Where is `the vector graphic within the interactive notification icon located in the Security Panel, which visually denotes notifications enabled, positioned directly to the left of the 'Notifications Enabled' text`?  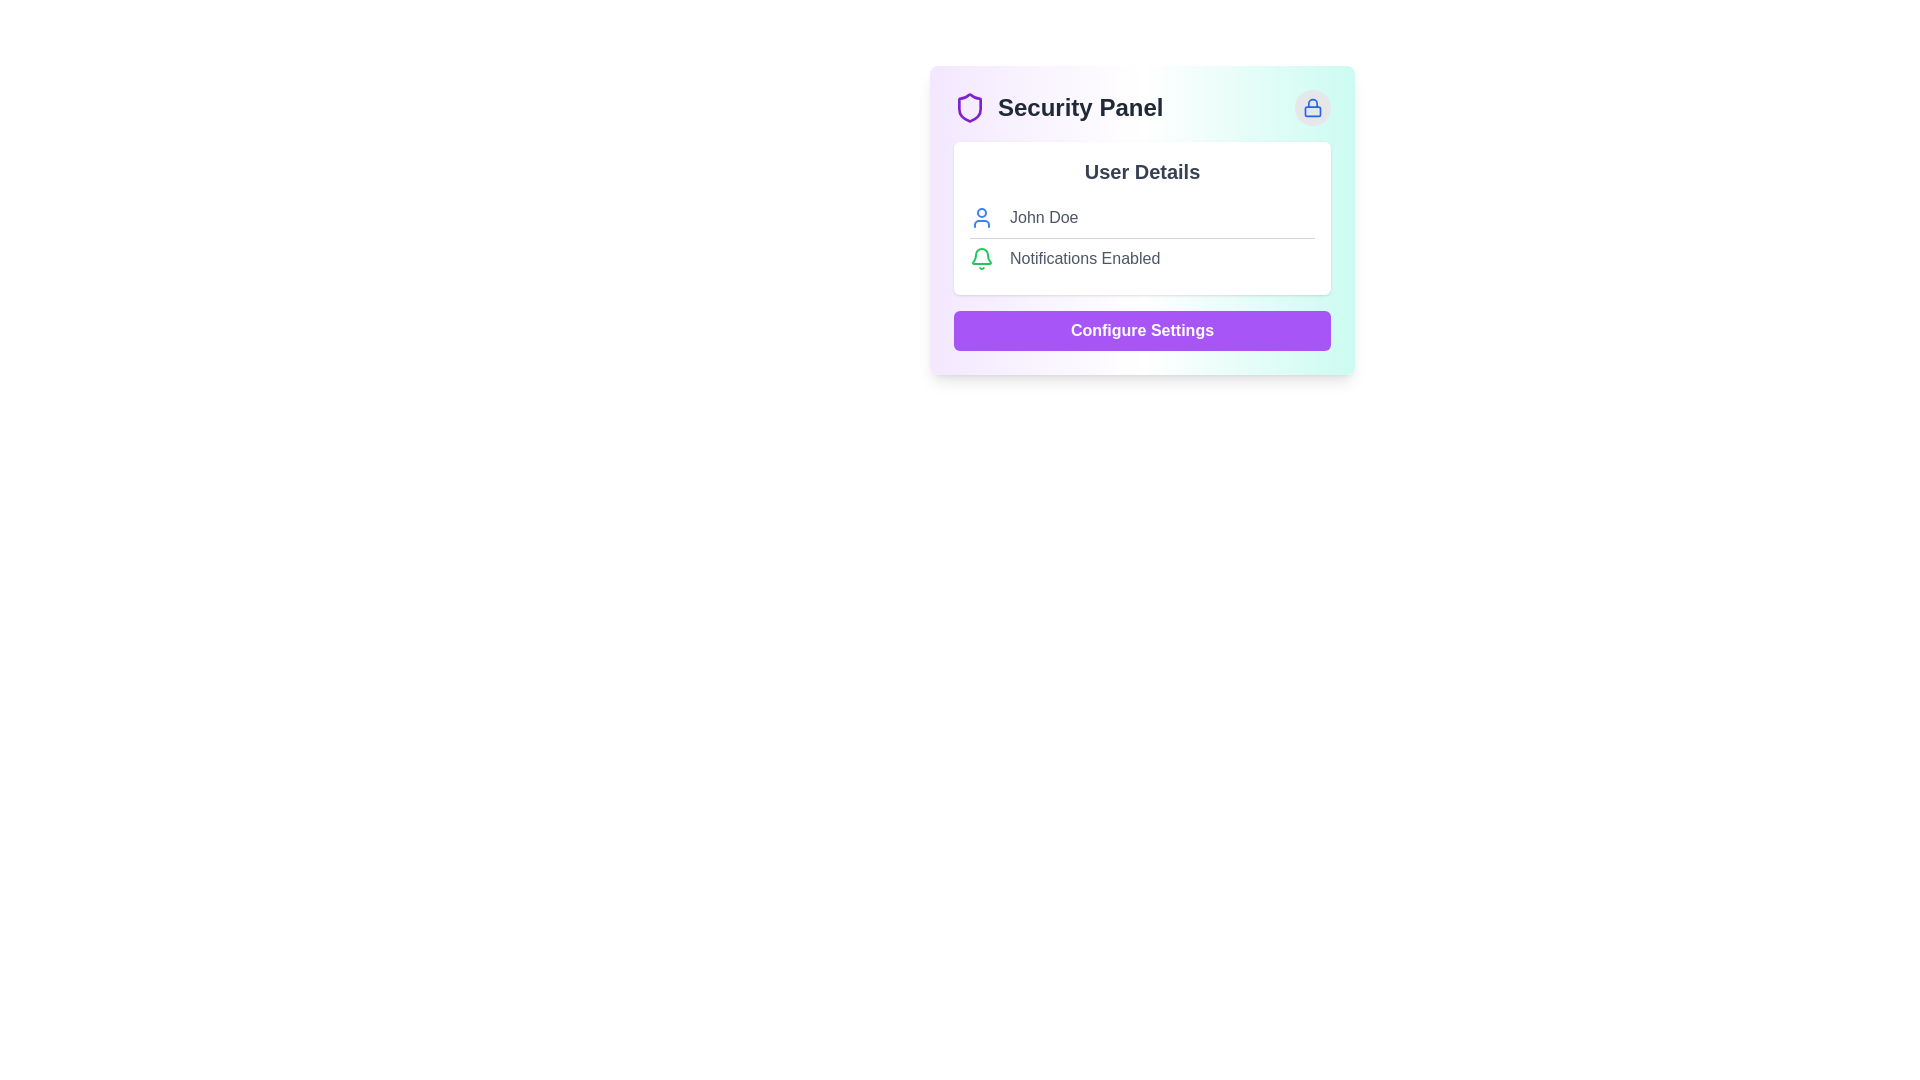
the vector graphic within the interactive notification icon located in the Security Panel, which visually denotes notifications enabled, positioned directly to the left of the 'Notifications Enabled' text is located at coordinates (982, 255).